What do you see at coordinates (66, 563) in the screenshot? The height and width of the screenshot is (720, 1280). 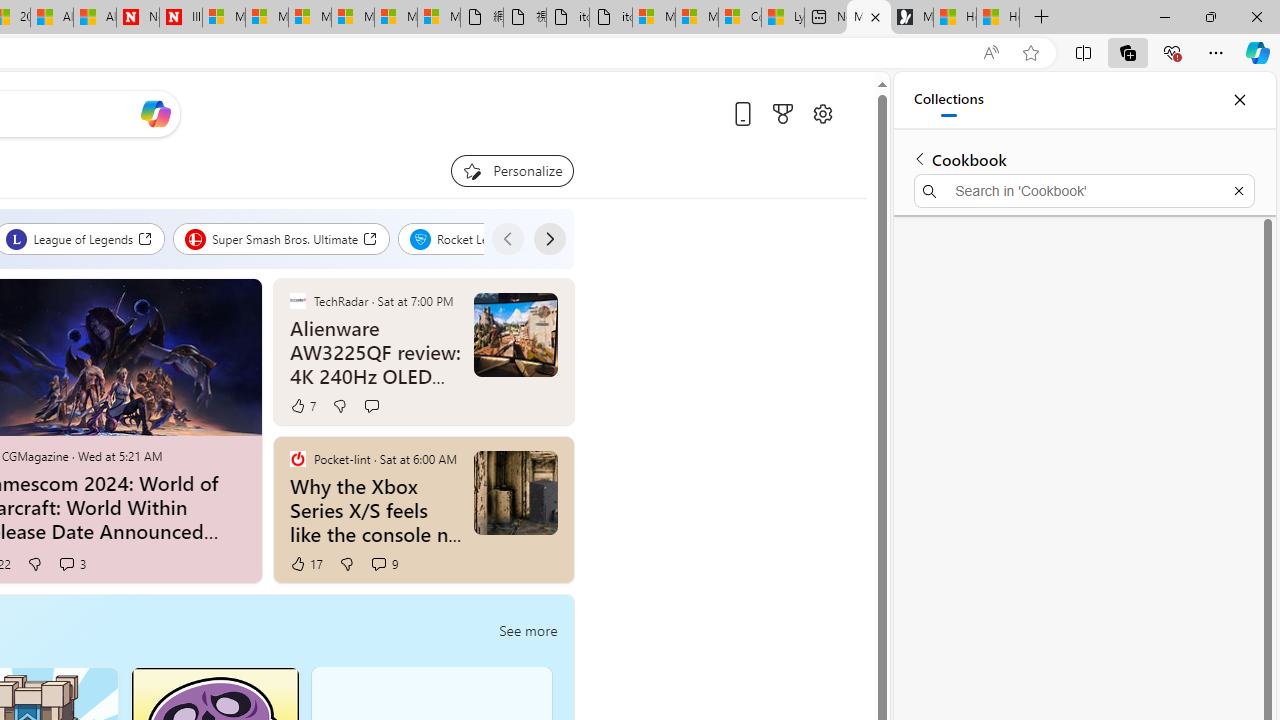 I see `'View comments 3 Comment'` at bounding box center [66, 563].